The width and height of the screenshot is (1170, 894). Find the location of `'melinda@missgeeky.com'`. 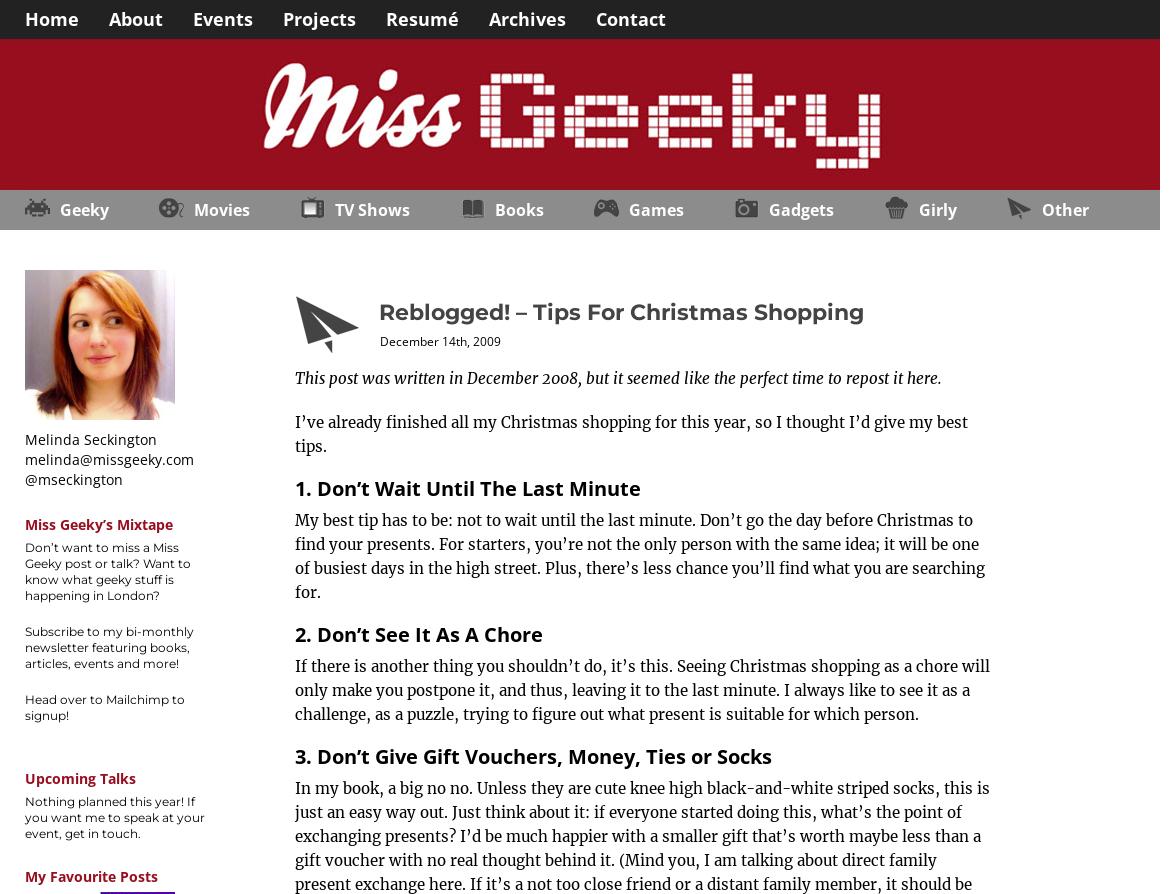

'melinda@missgeeky.com' is located at coordinates (25, 459).